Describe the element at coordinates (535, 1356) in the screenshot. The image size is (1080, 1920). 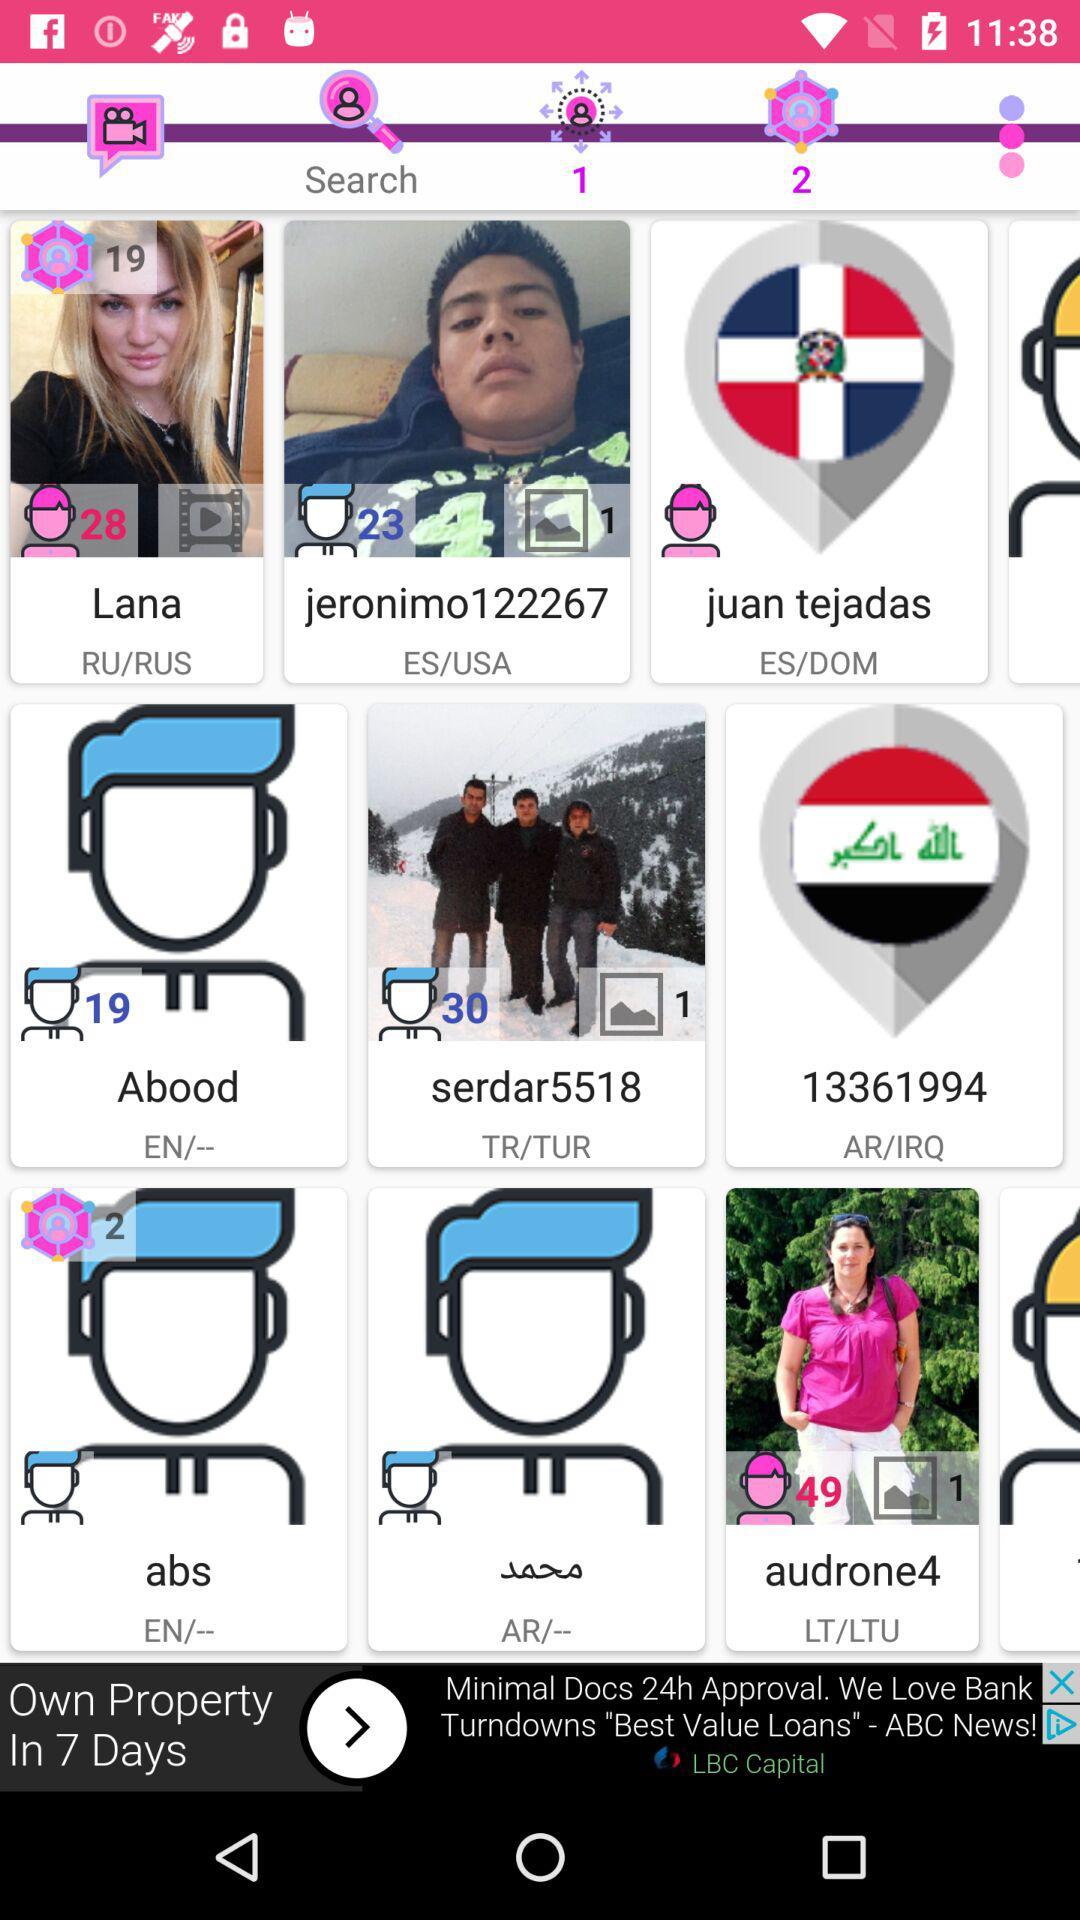
I see `members` at that location.